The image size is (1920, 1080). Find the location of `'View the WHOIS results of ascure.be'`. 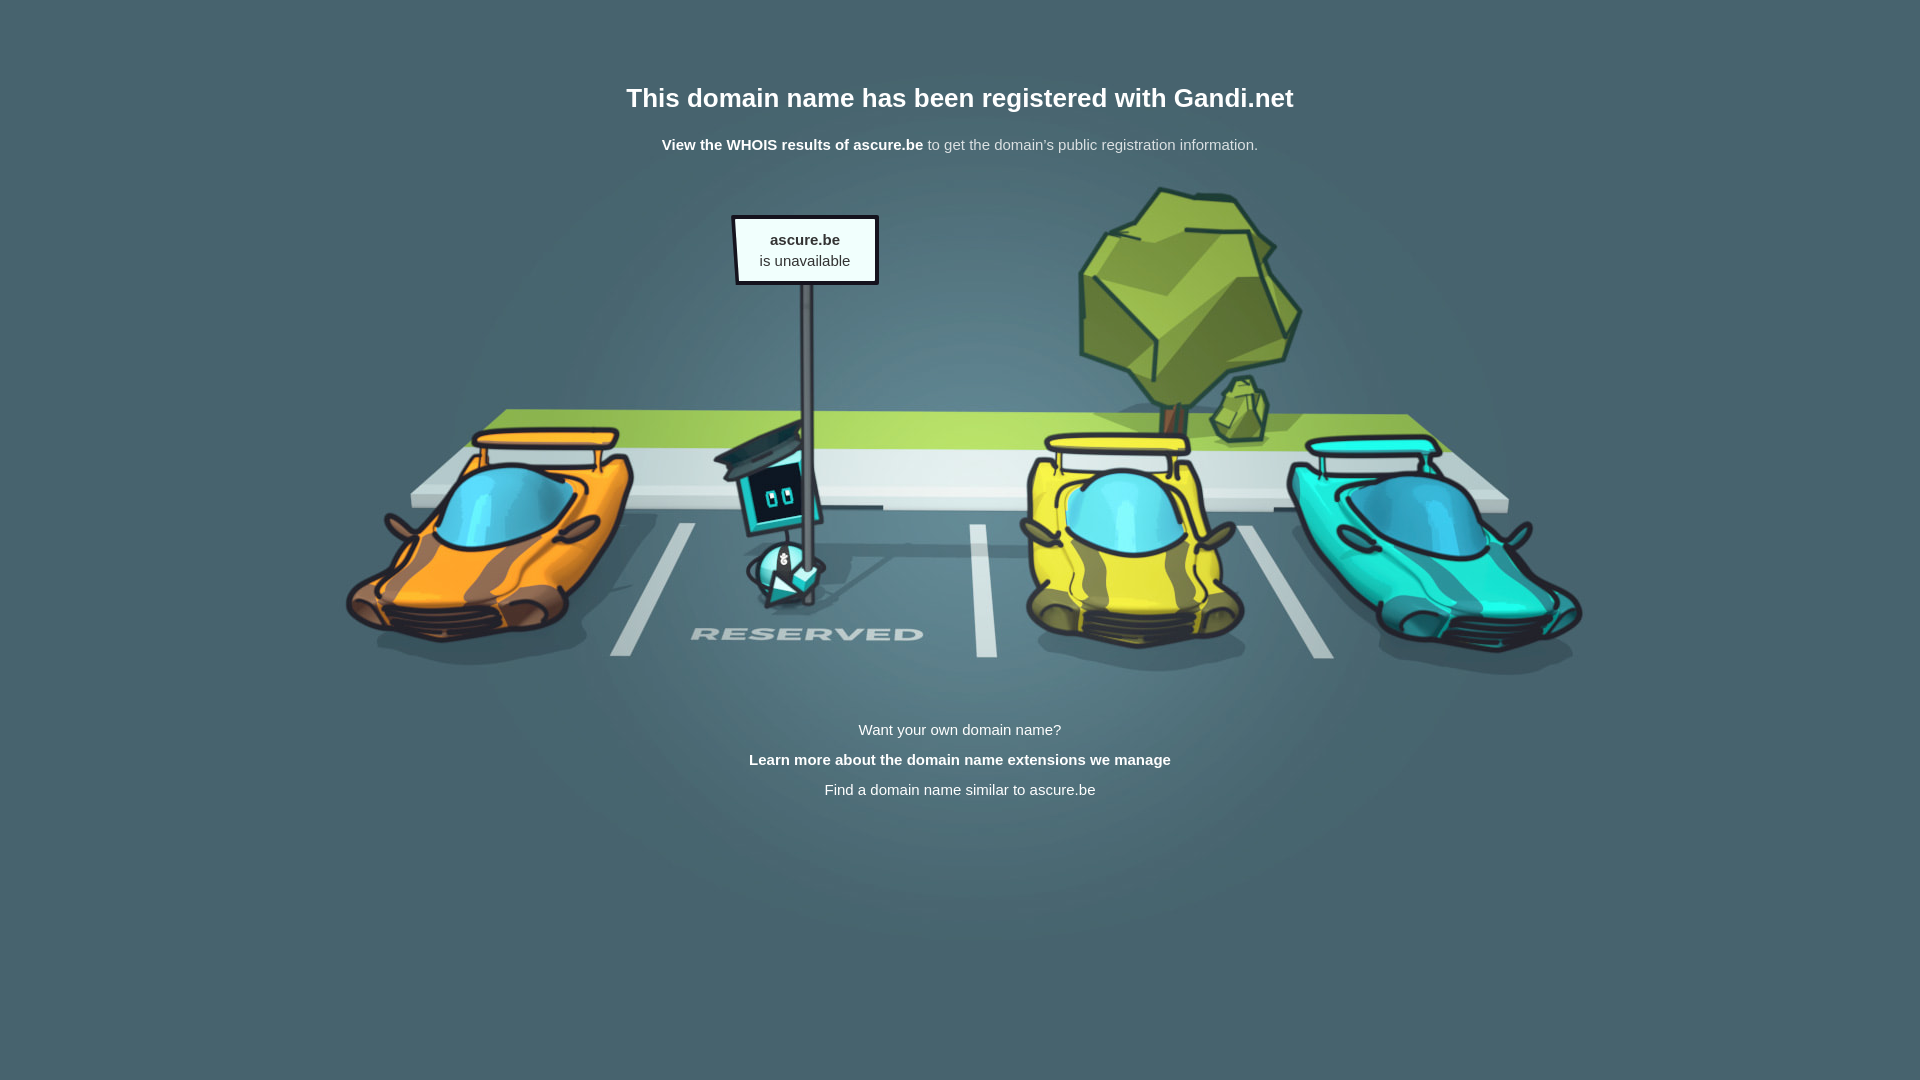

'View the WHOIS results of ascure.be' is located at coordinates (791, 143).